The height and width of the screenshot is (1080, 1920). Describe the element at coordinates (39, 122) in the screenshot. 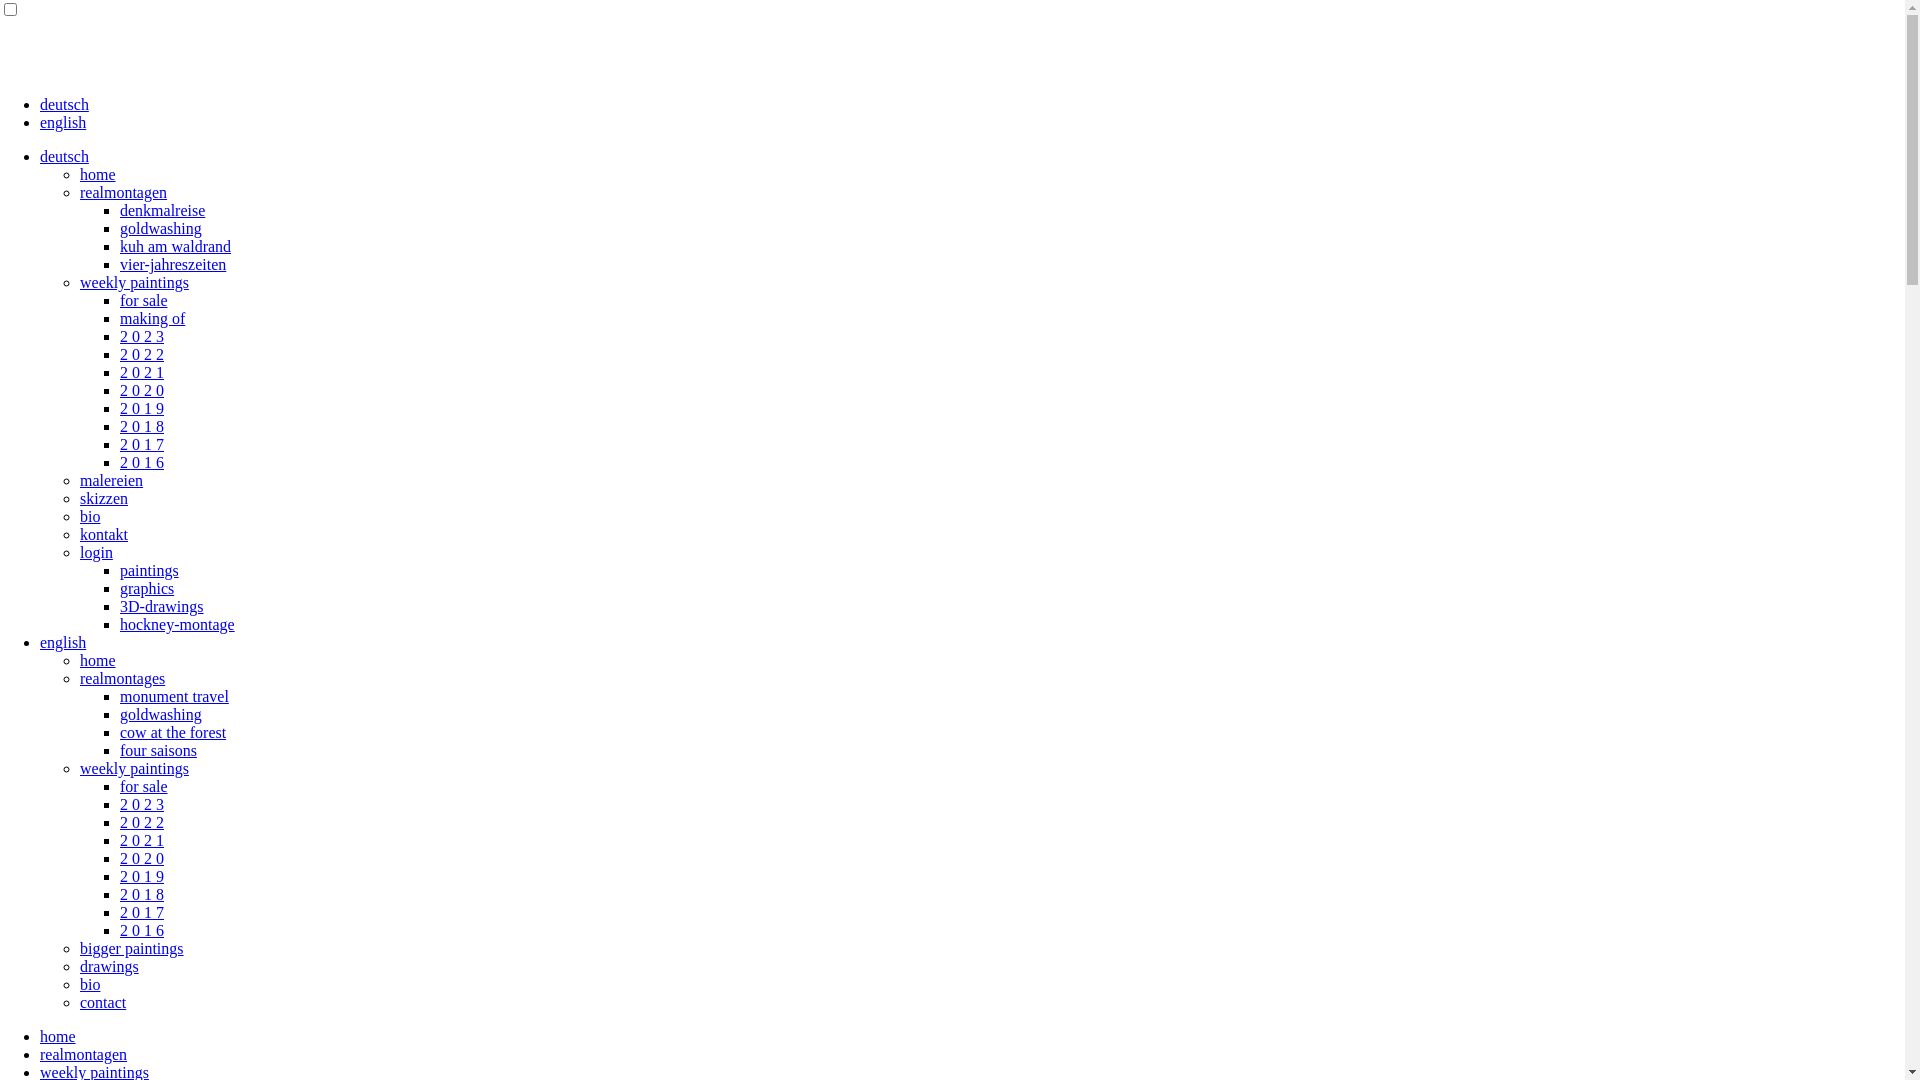

I see `'english'` at that location.